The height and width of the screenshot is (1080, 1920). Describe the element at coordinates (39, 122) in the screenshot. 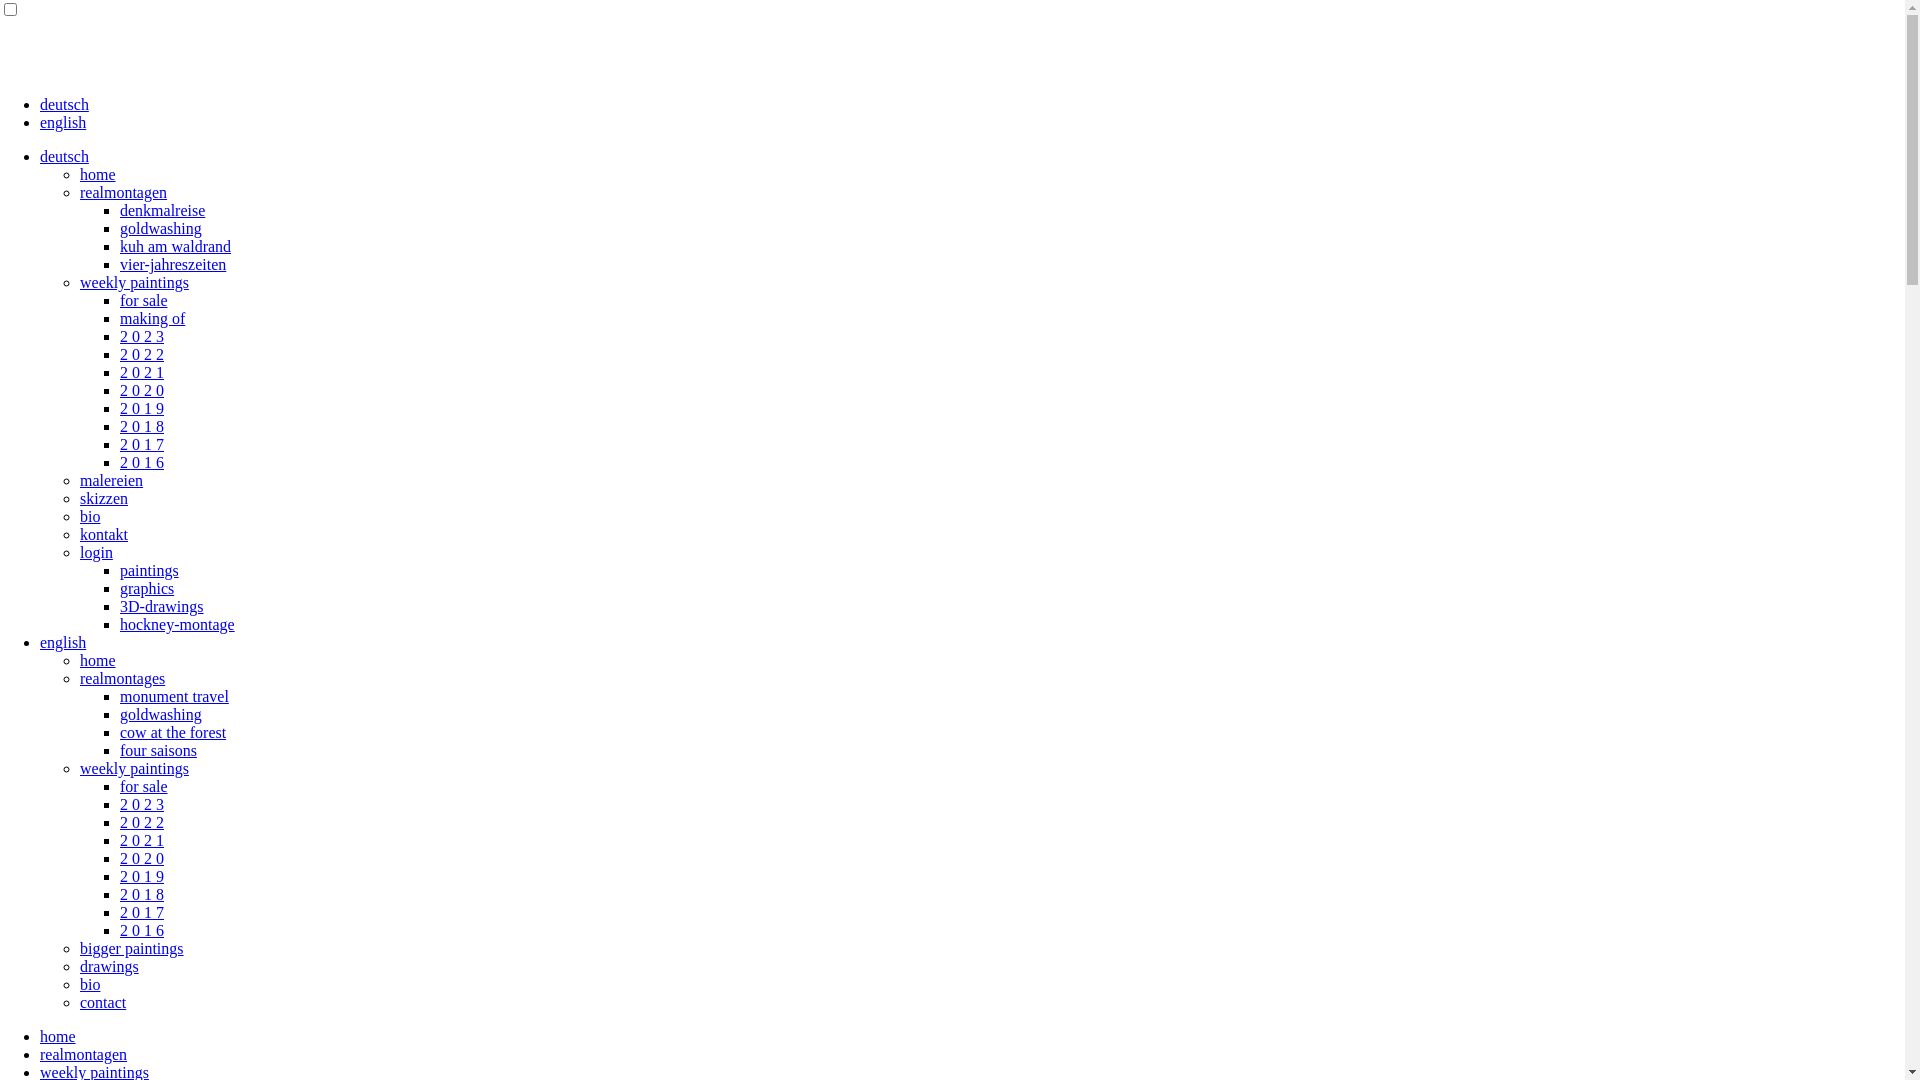

I see `'english'` at that location.